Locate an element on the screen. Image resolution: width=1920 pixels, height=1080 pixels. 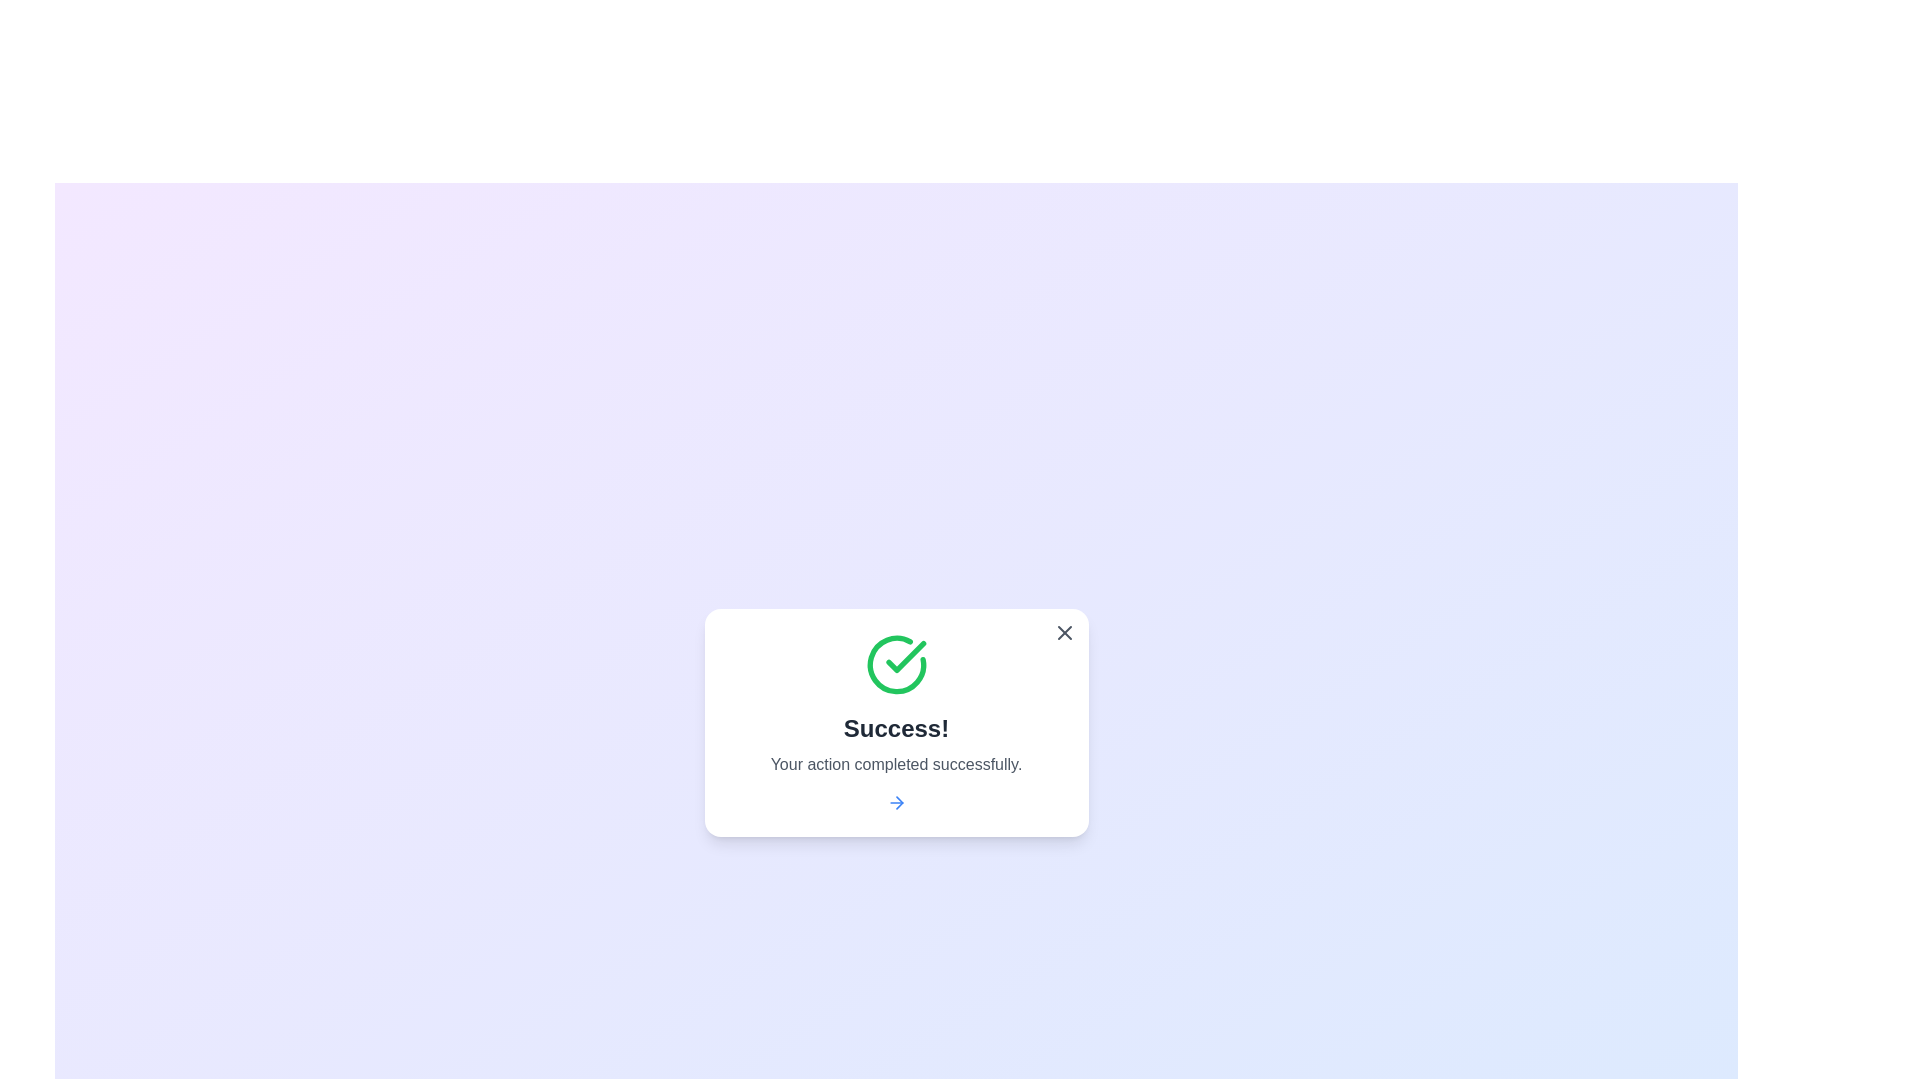
the close button to dismiss the notification is located at coordinates (1063, 632).